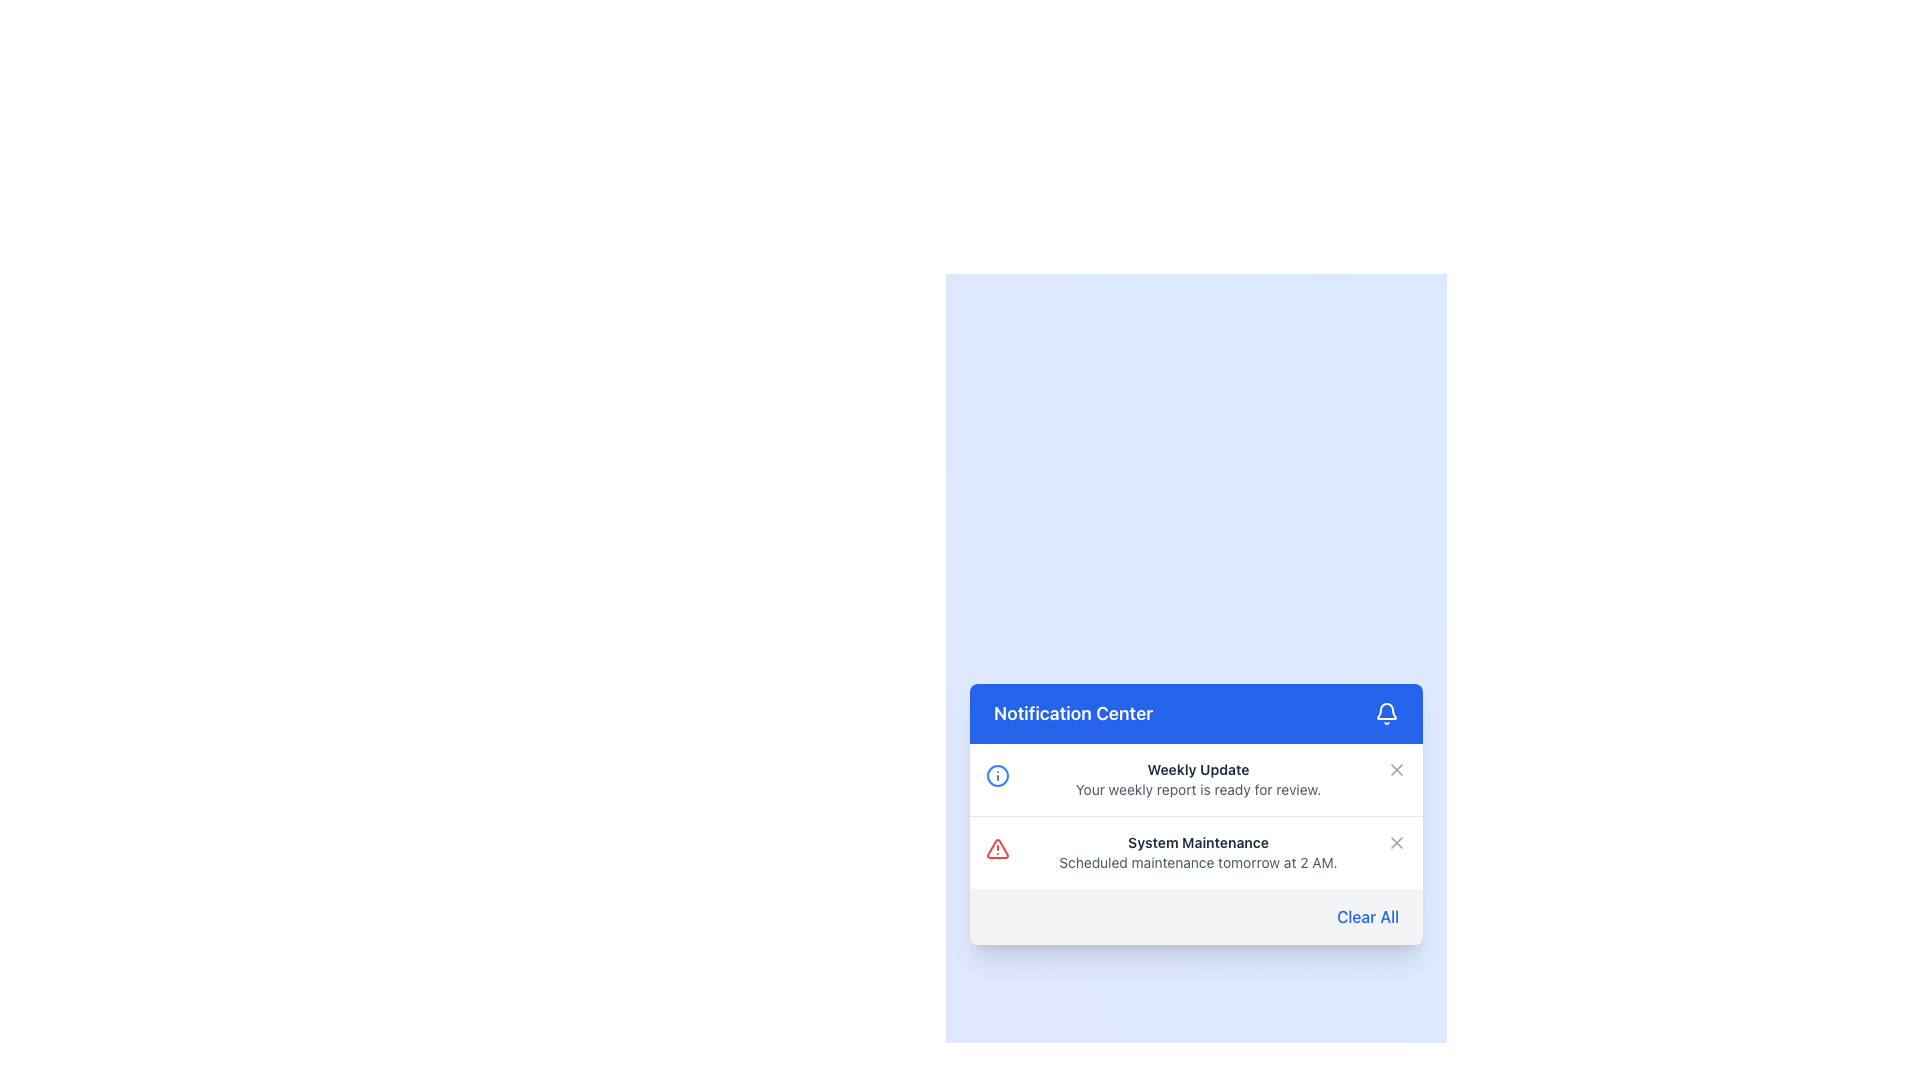 The width and height of the screenshot is (1920, 1080). I want to click on the icon located in the second column of the 'Weekly Update' notification dropdown to invoke a related action, so click(998, 774).